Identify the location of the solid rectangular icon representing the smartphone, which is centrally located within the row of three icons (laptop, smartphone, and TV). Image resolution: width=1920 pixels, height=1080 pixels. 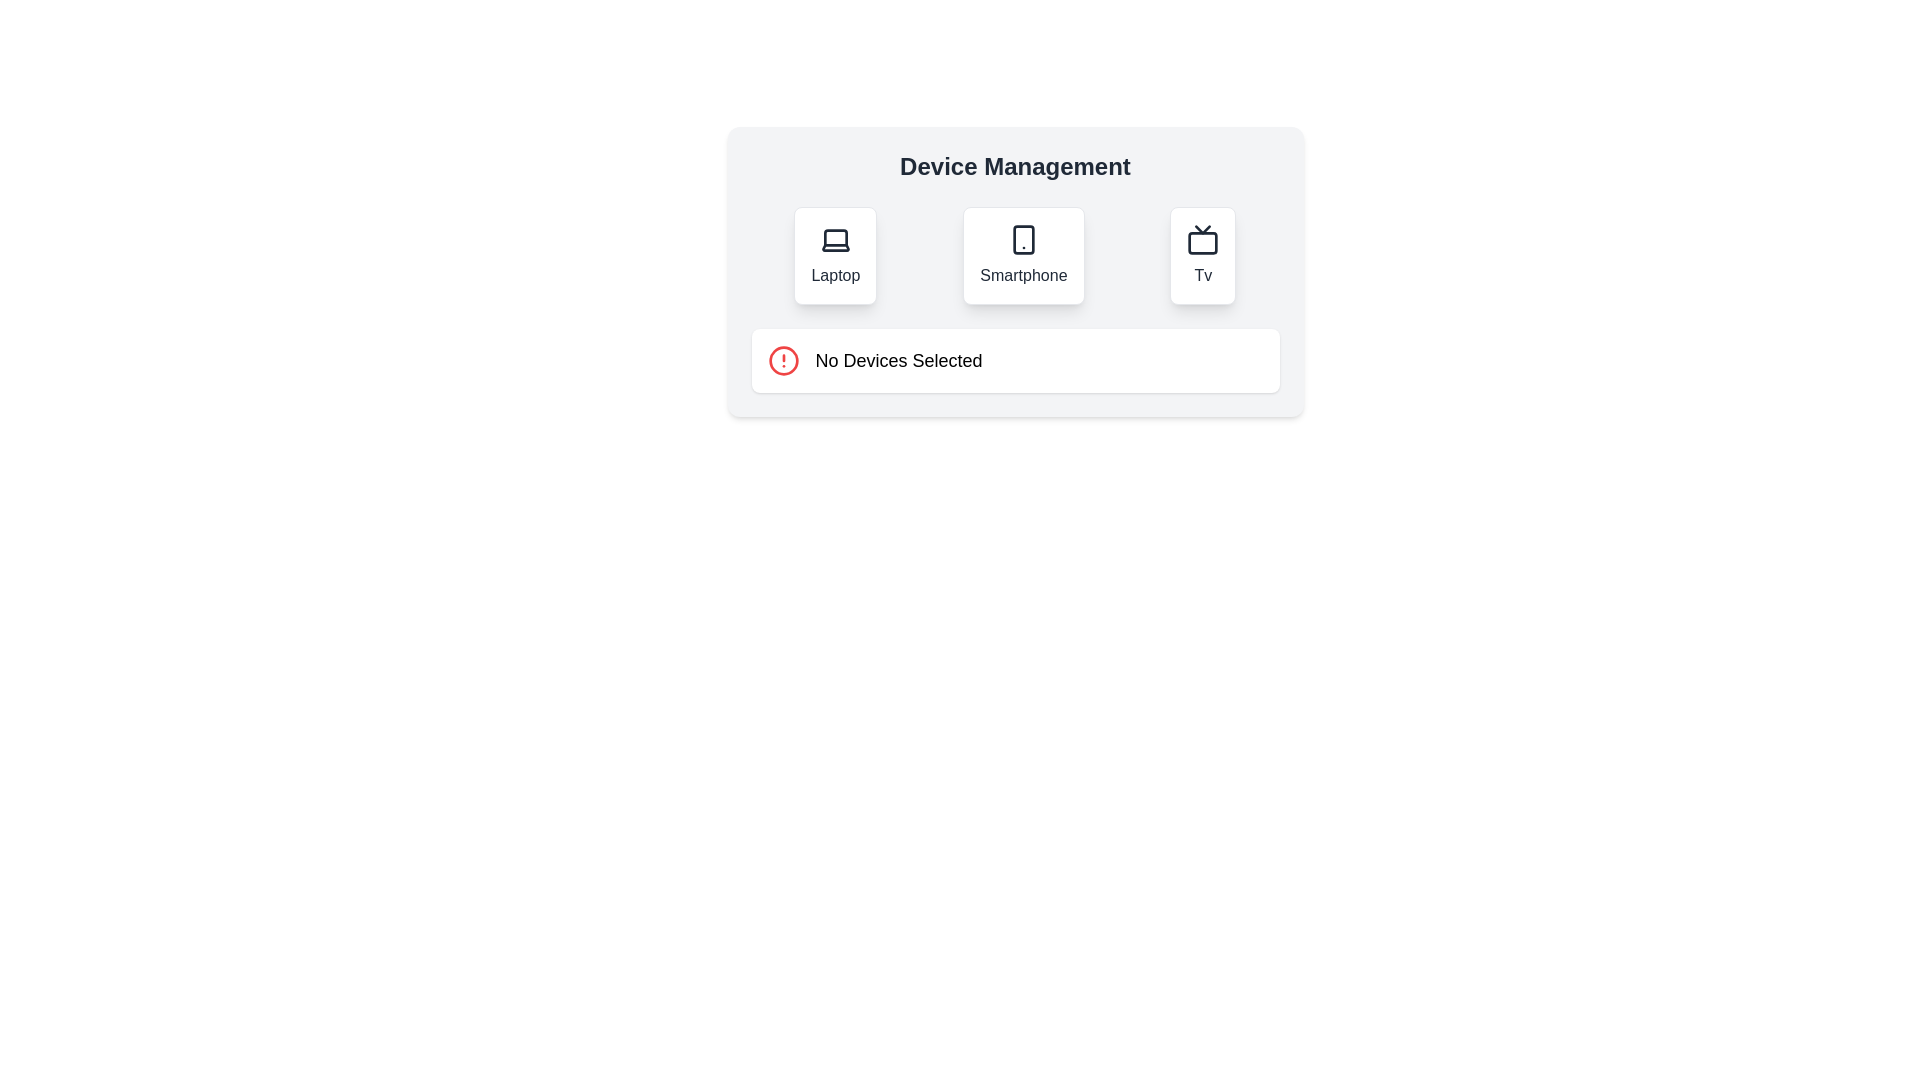
(1023, 238).